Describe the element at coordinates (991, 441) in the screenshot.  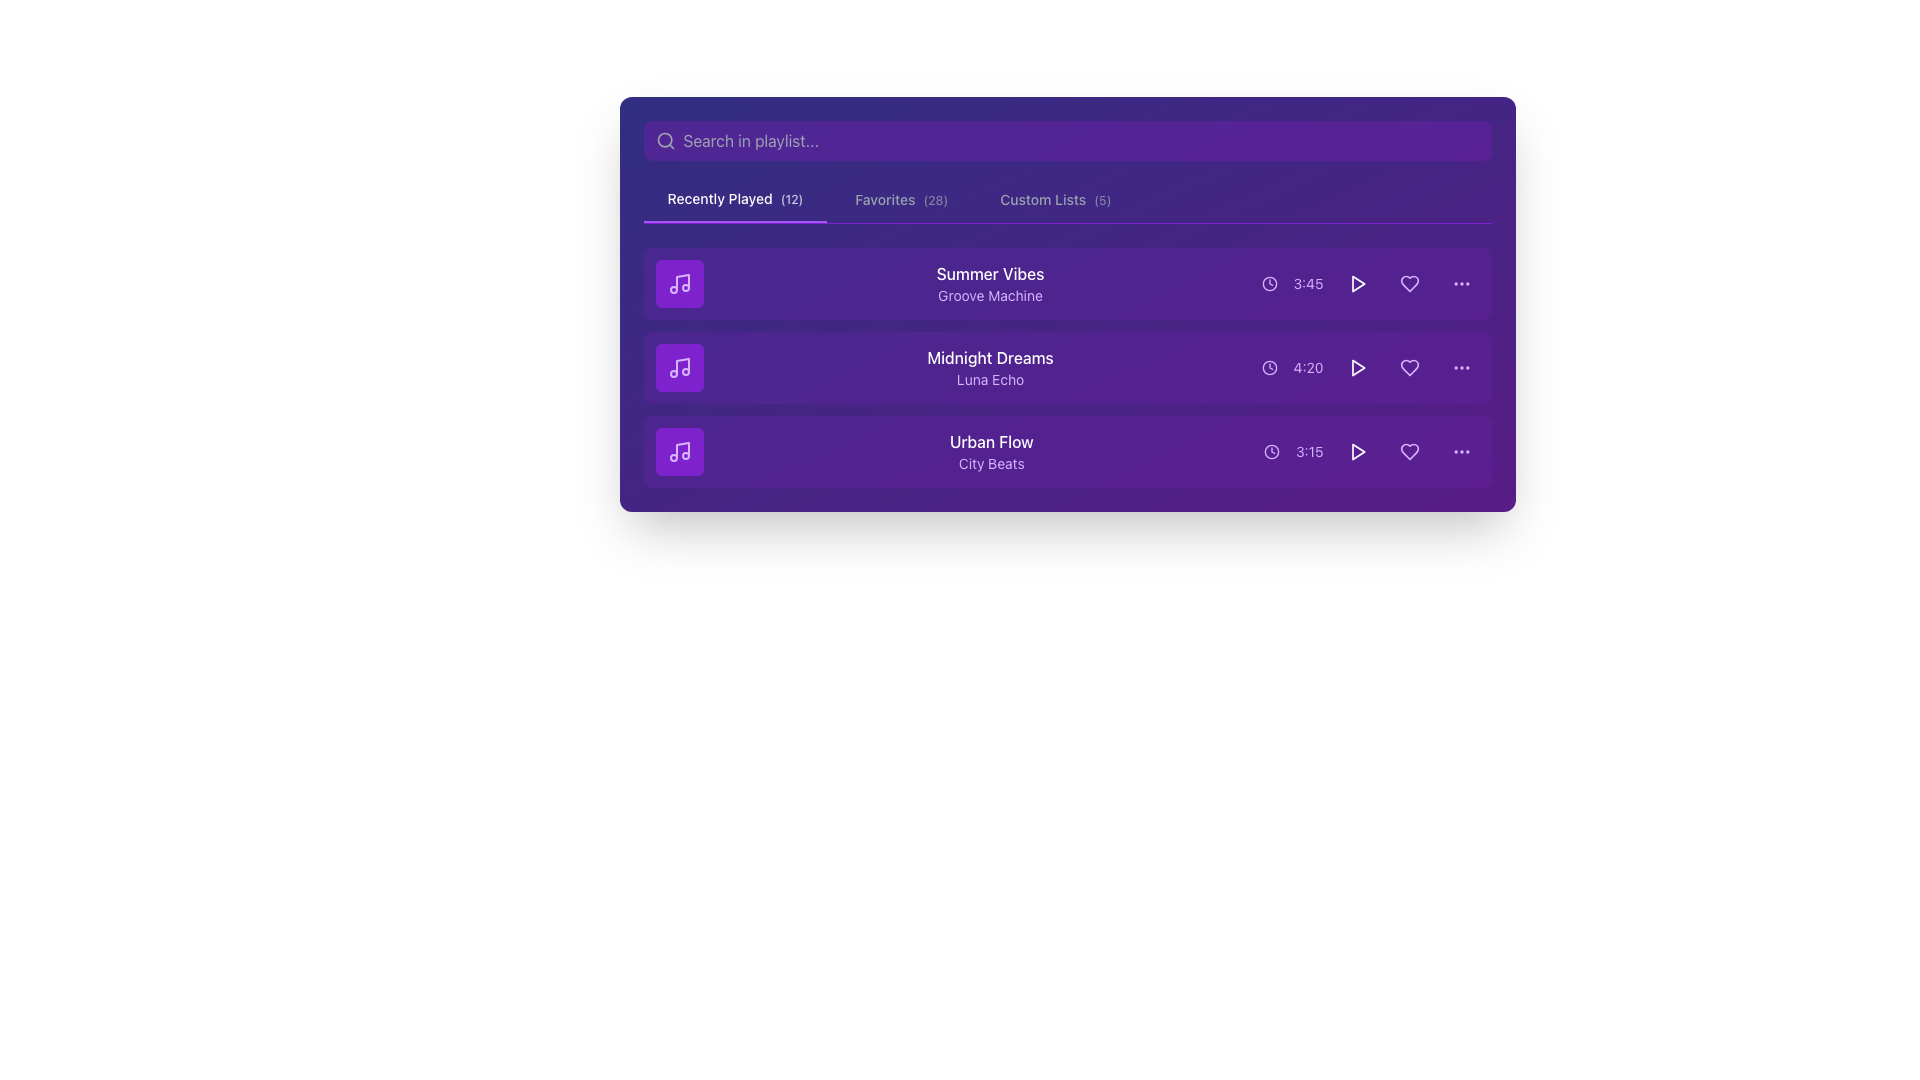
I see `title text of the third list item in the 'Recently Played' section, which is aligned to the left and indicates the main label of the item` at that location.